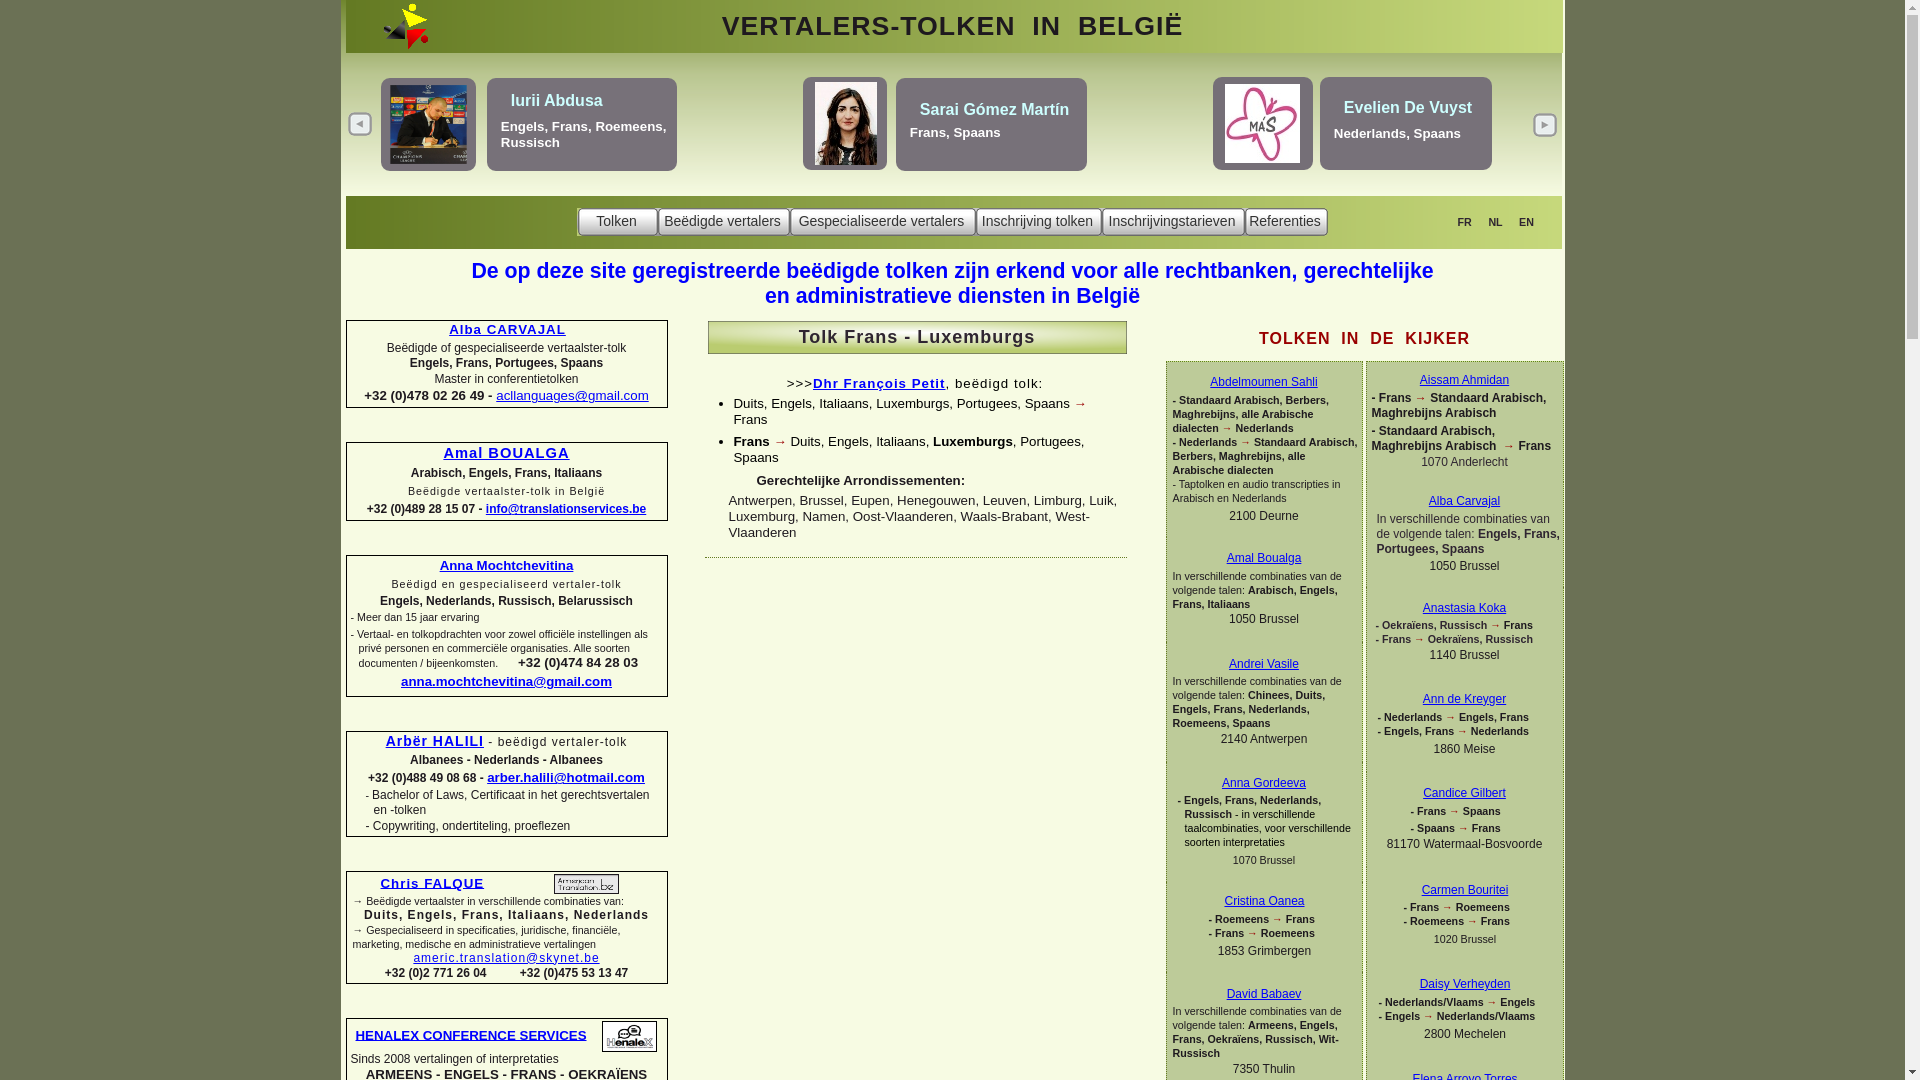 This screenshot has height=1080, width=1920. I want to click on 'Inschrijvingstarieven', so click(1173, 222).